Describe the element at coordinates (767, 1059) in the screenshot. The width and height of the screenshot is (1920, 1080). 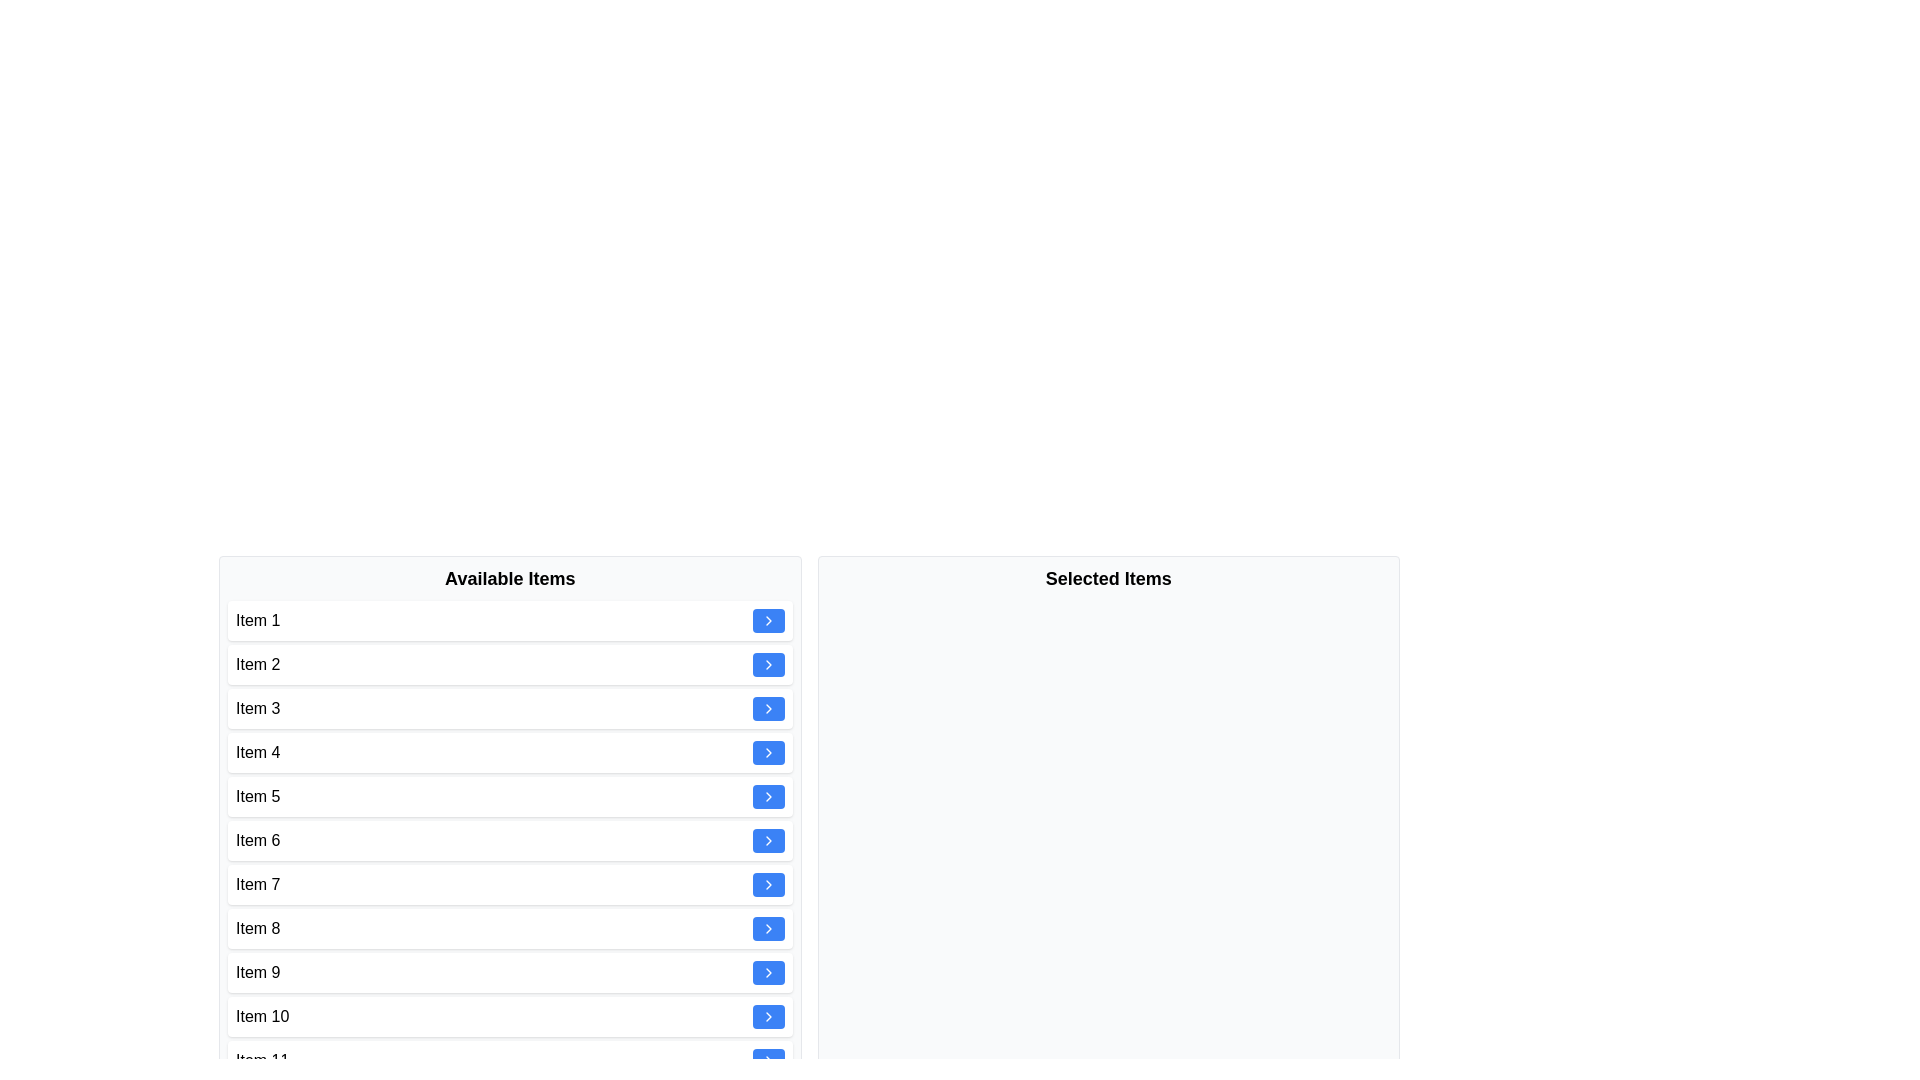
I see `the rightward-pointing chevron icon within the blue button at the bottom-right corner of the 'Available Items' list for potential visual feedback` at that location.